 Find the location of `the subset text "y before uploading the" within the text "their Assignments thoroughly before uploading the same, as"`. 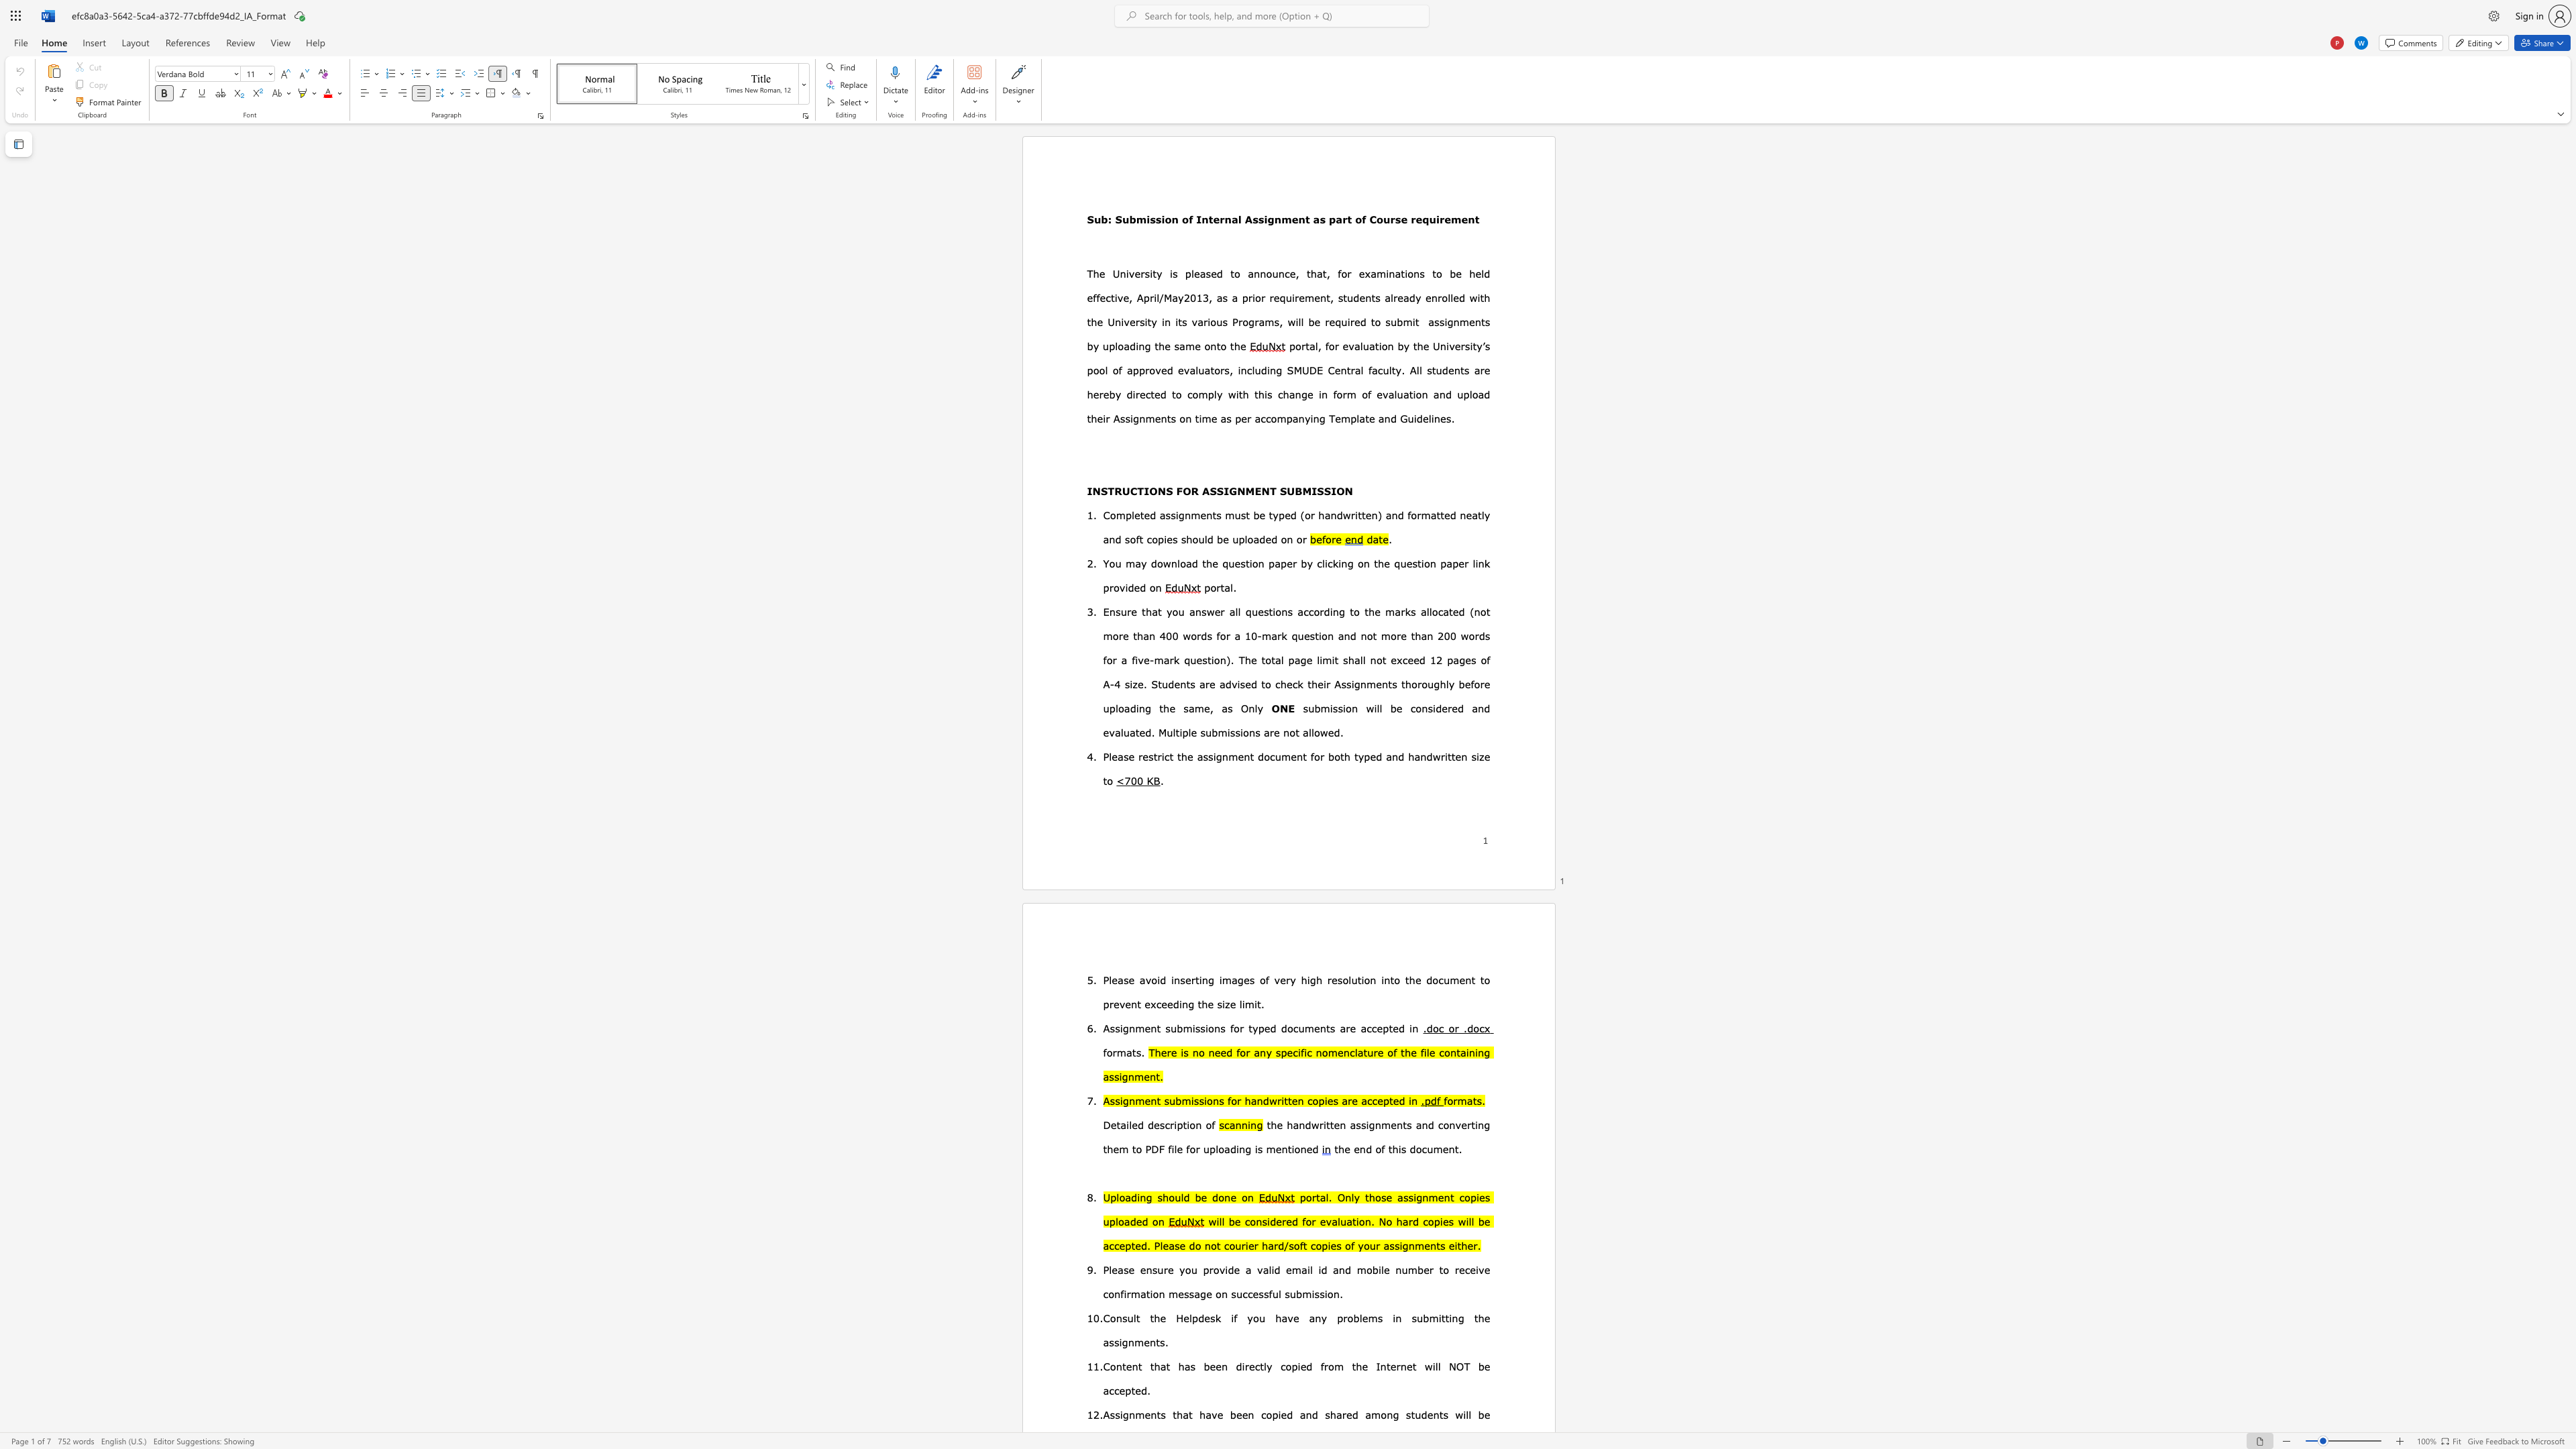

the subset text "y before uploading the" within the text "their Assignments thoroughly before uploading the same, as" is located at coordinates (1448, 682).